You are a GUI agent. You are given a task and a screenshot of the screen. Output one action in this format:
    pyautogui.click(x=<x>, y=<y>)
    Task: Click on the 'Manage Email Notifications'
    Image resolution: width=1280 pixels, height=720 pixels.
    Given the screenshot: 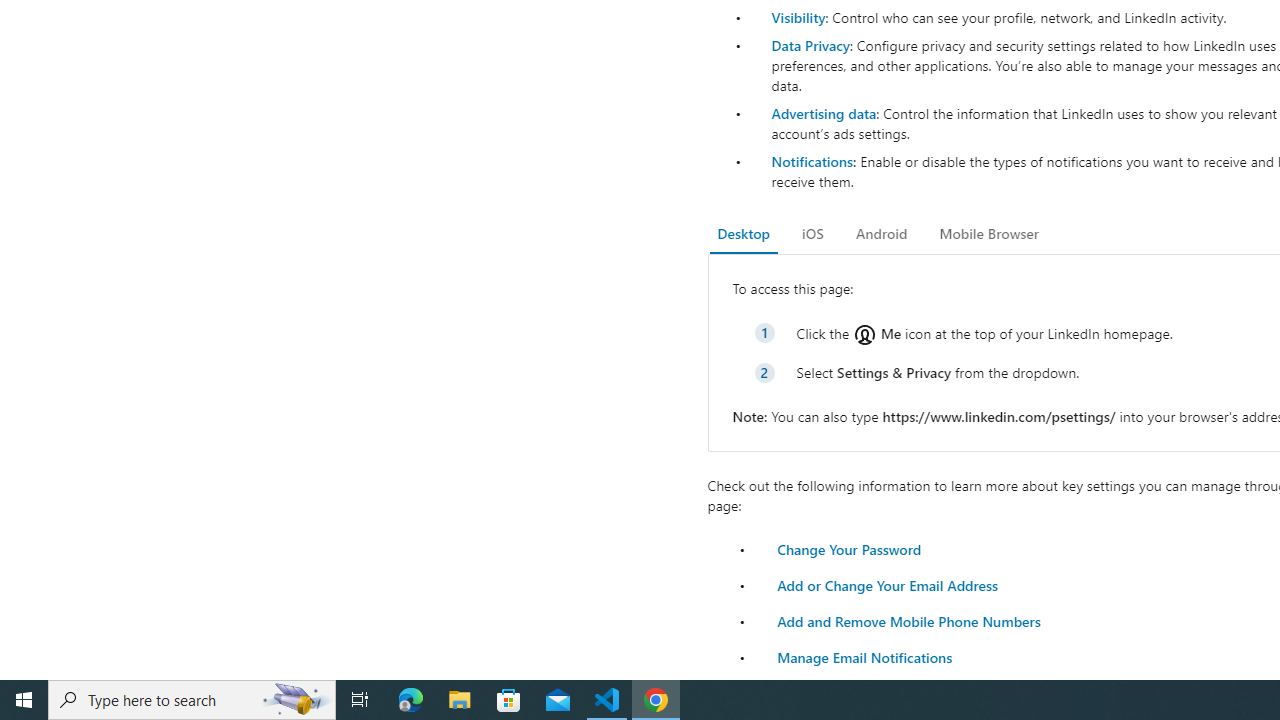 What is the action you would take?
    pyautogui.click(x=865, y=657)
    